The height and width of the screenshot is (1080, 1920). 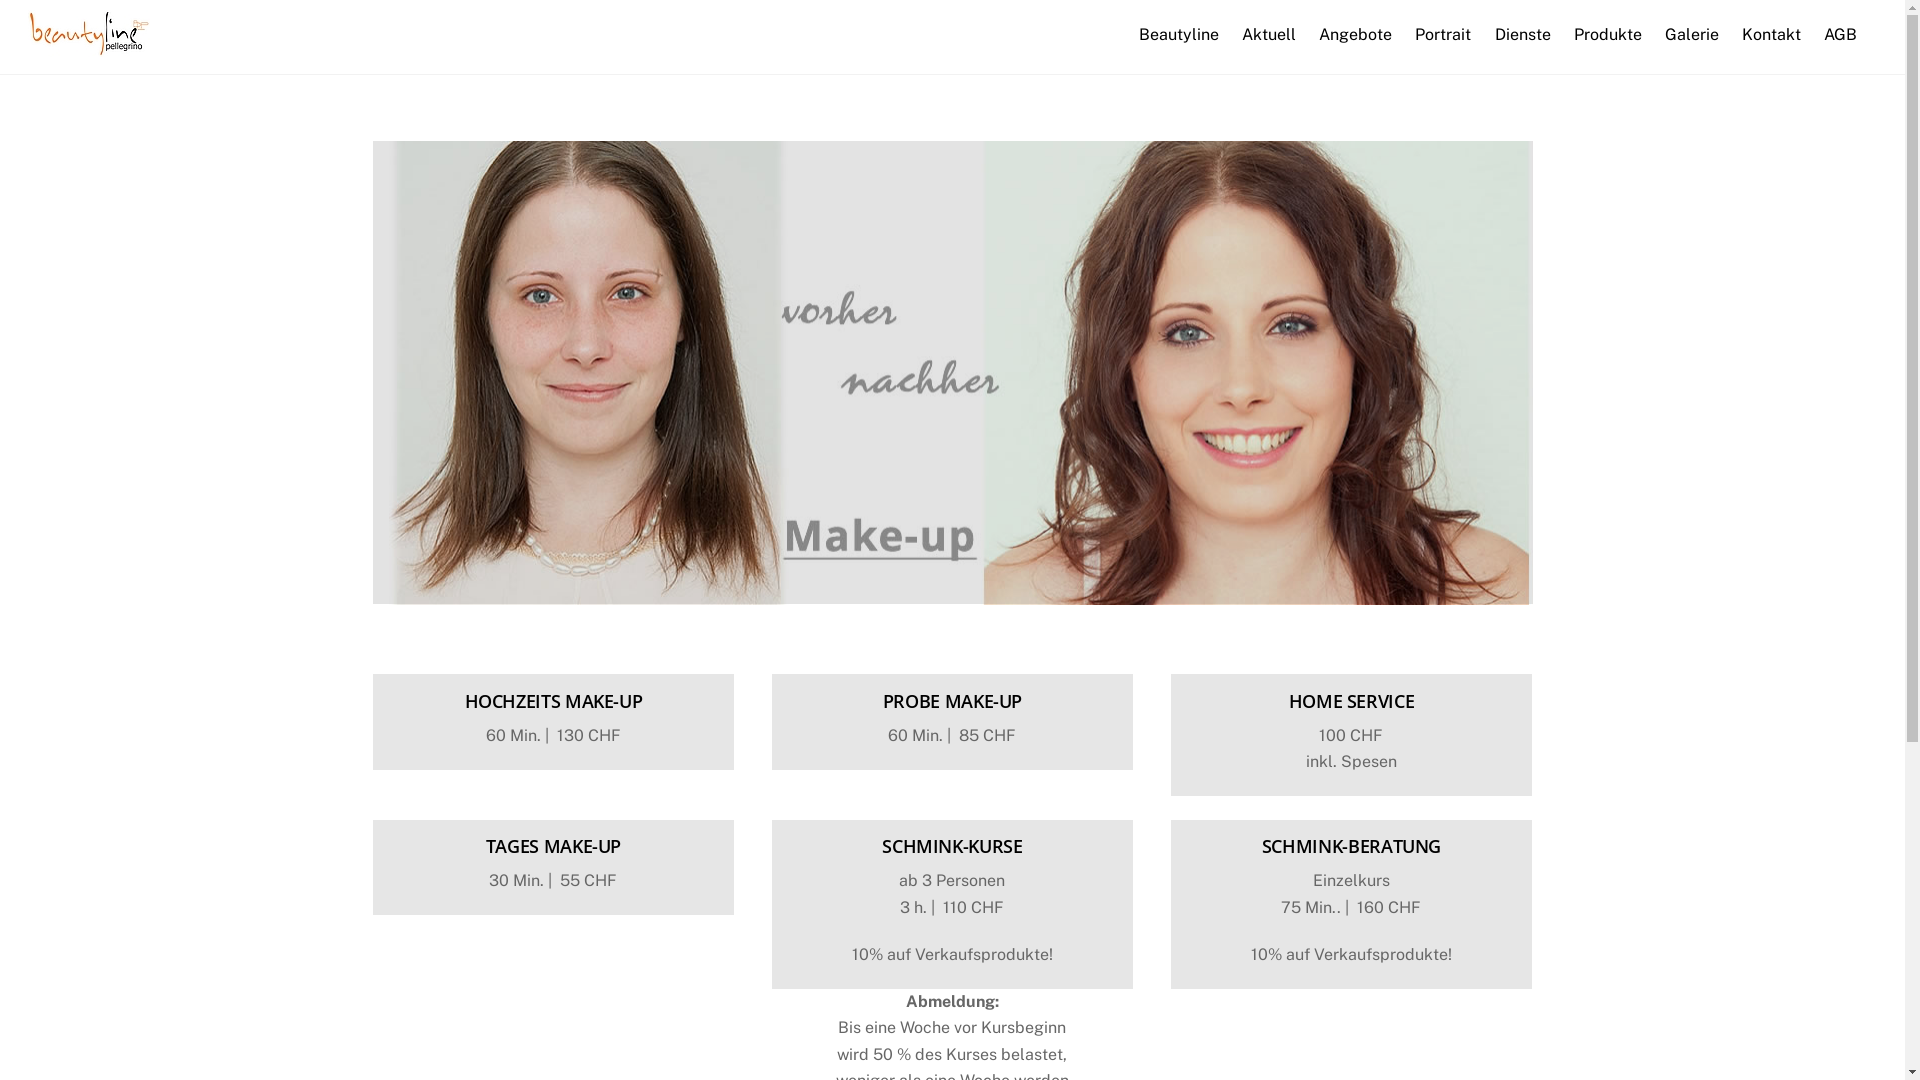 I want to click on 'Angebote', so click(x=1356, y=34).